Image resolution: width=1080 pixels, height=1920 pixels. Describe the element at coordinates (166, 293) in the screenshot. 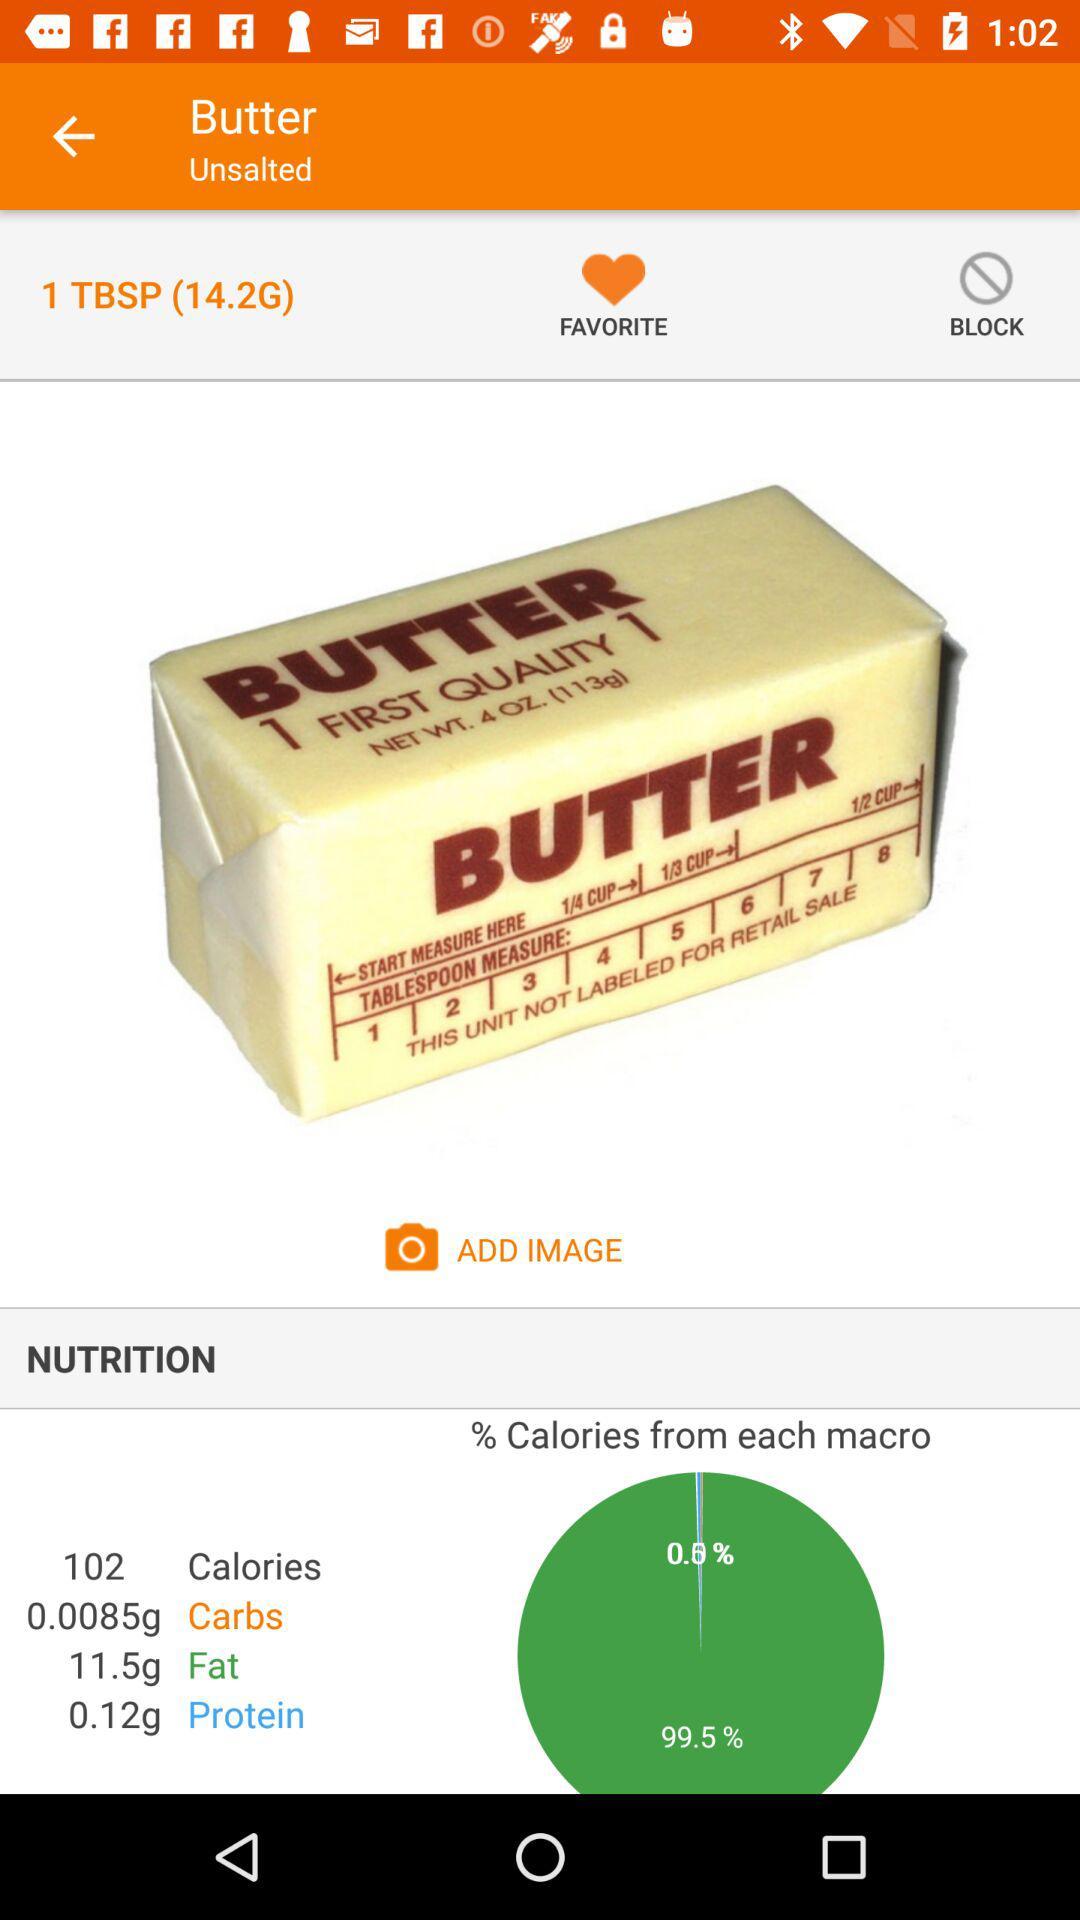

I see `the 1 tbsp 14 icon` at that location.